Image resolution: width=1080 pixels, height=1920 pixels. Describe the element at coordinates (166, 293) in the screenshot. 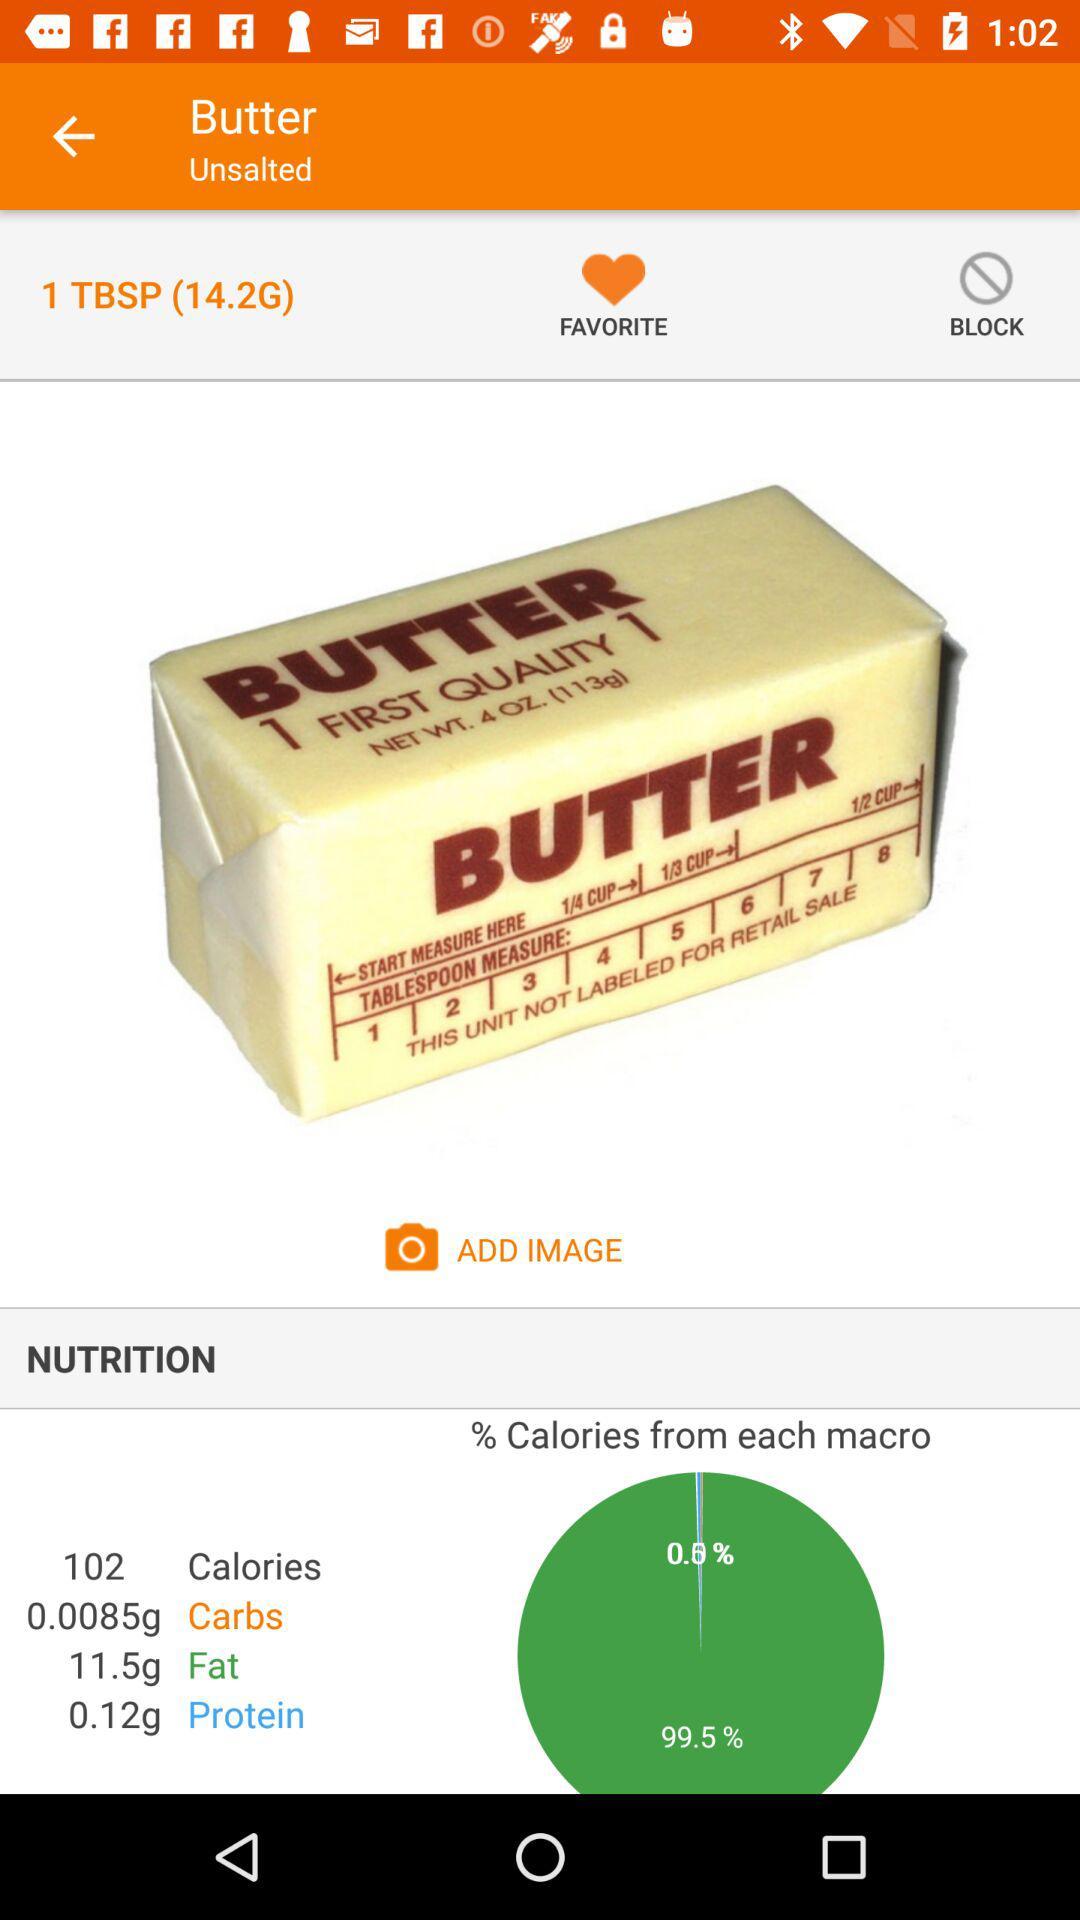

I see `the 1 tbsp 14 icon` at that location.